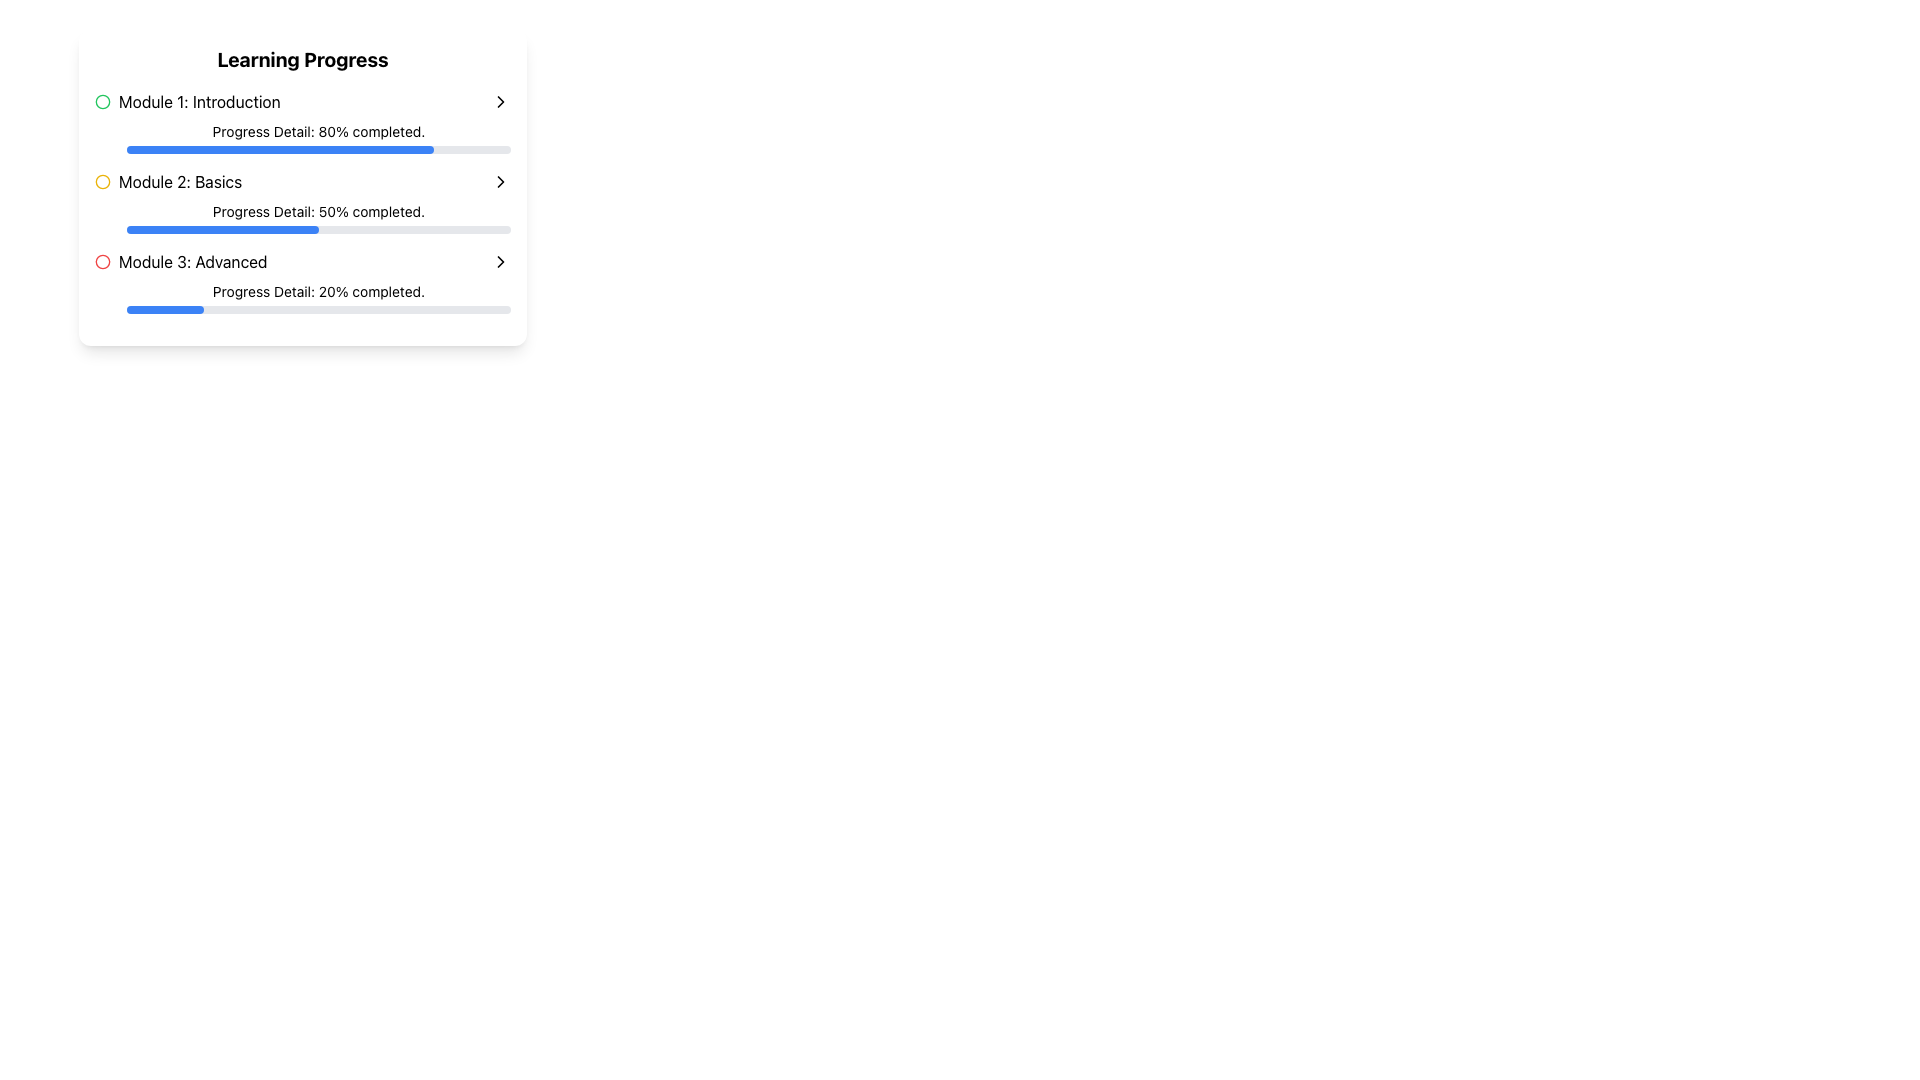  I want to click on the text label 'Progress Detail: 20% completed.' which is part of a composite element including a progress bar located beneath the header 'Module 3: Advanced', so click(301, 297).